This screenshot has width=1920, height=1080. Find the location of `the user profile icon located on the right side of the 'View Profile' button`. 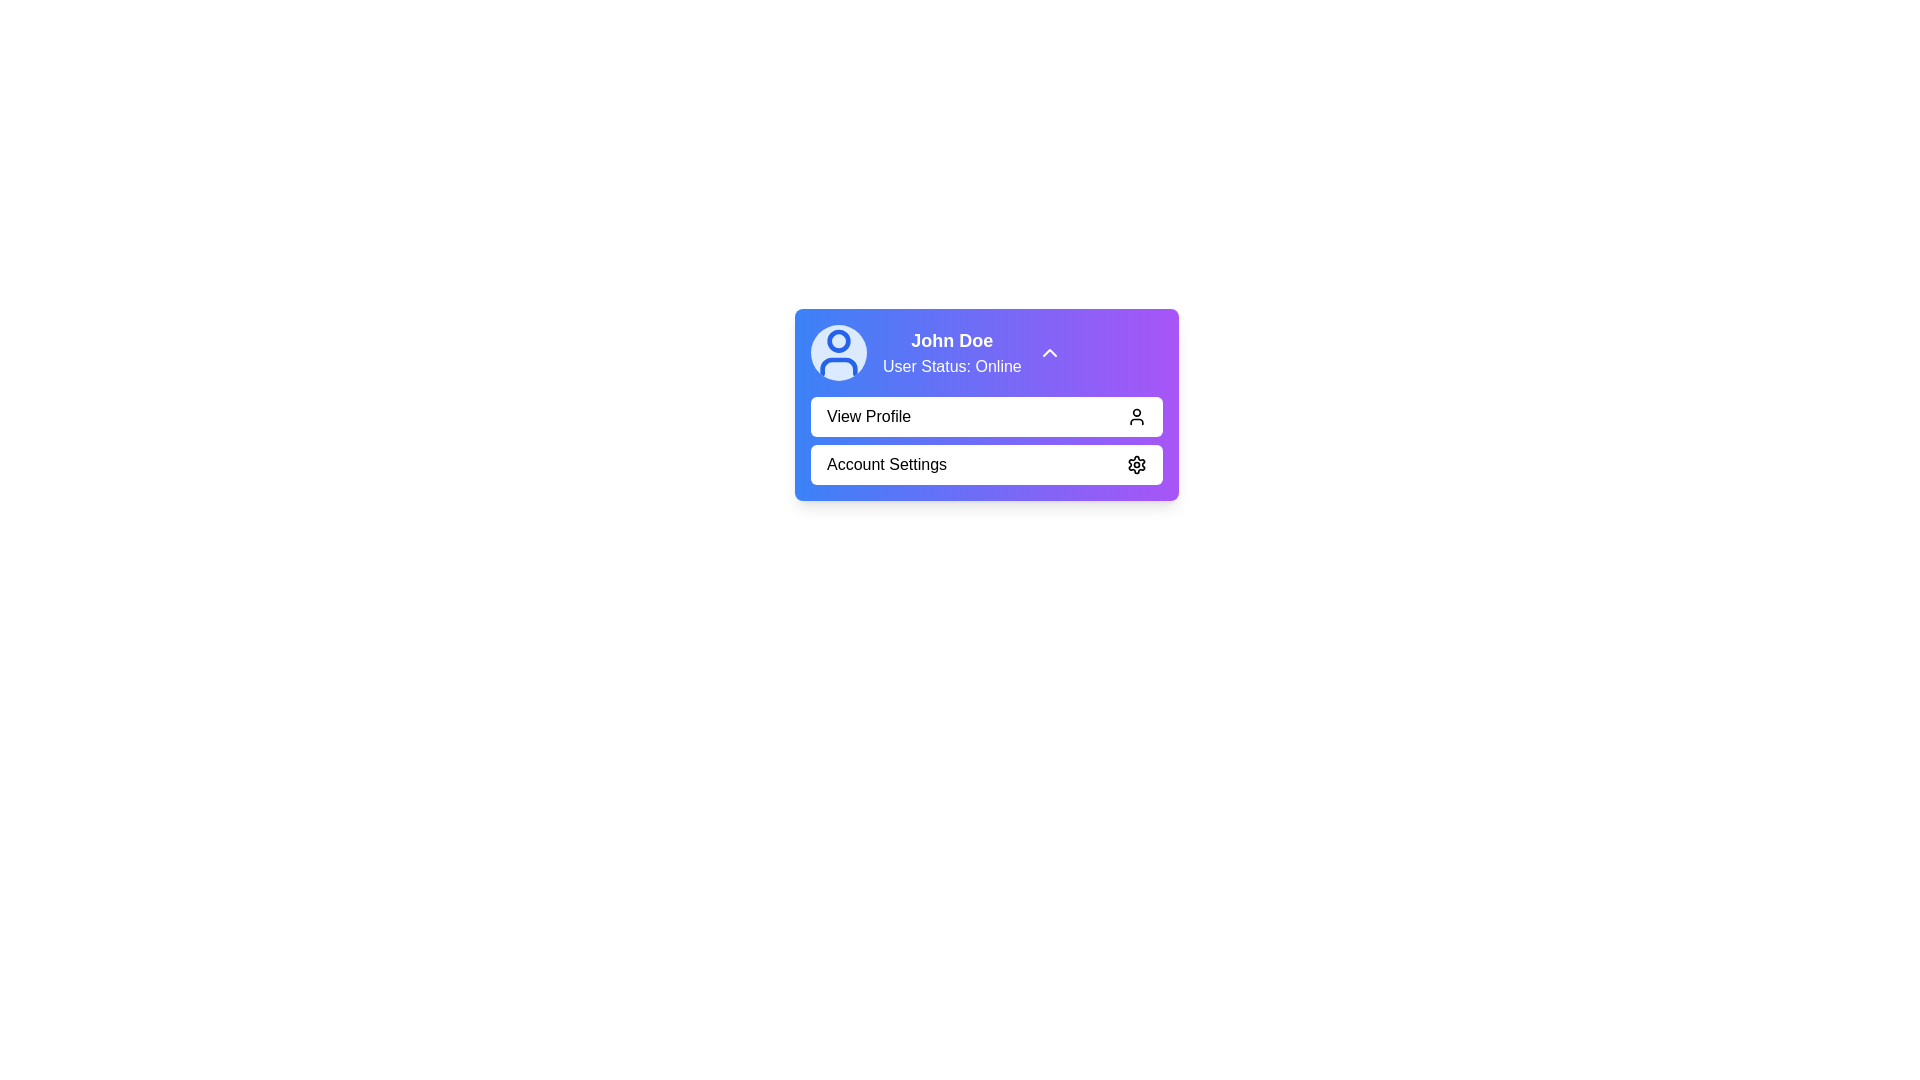

the user profile icon located on the right side of the 'View Profile' button is located at coordinates (1137, 415).